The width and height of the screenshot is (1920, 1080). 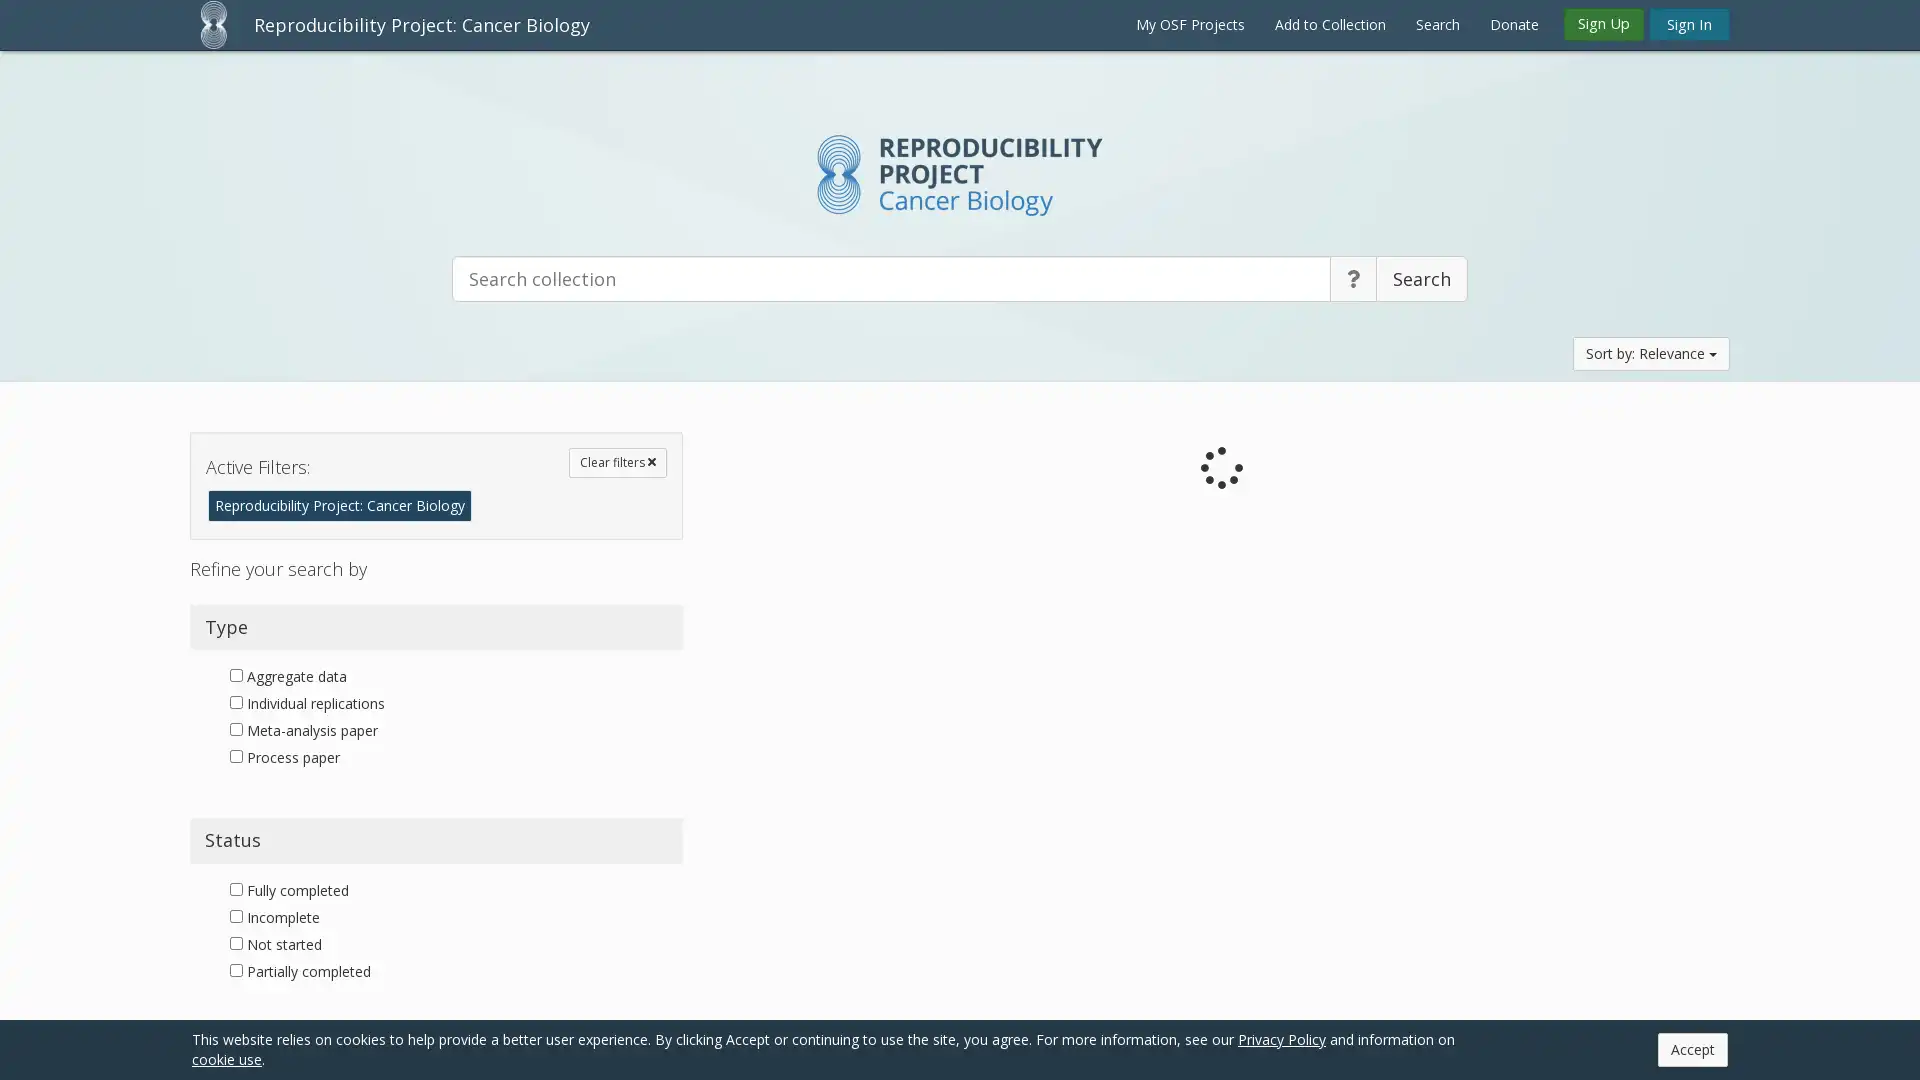 What do you see at coordinates (1688, 23) in the screenshot?
I see `Sign In` at bounding box center [1688, 23].